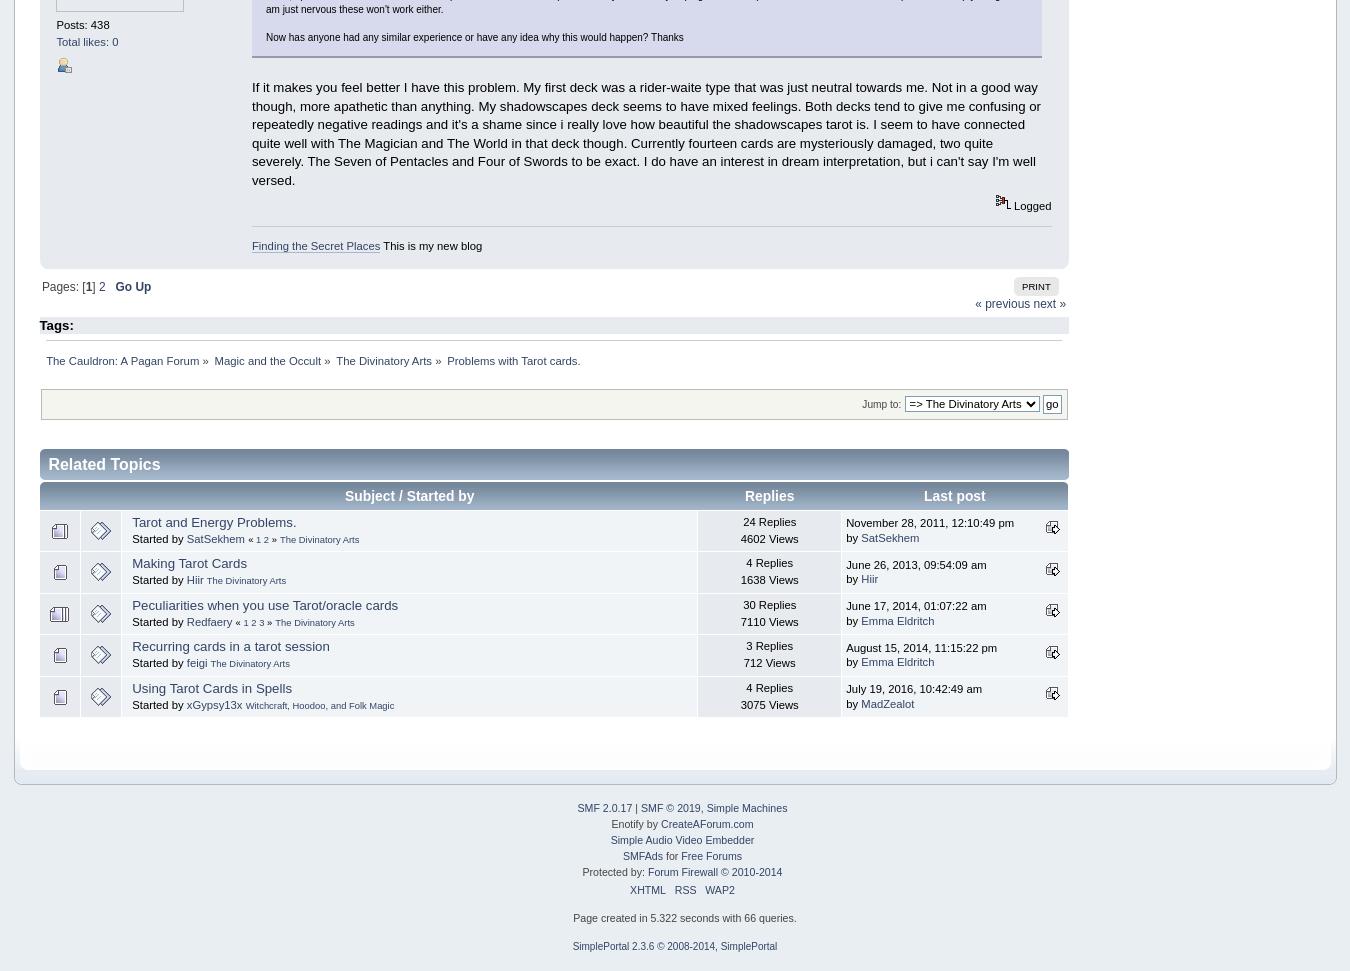 The image size is (1350, 971). Describe the element at coordinates (266, 361) in the screenshot. I see `'Magic and the Occult'` at that location.